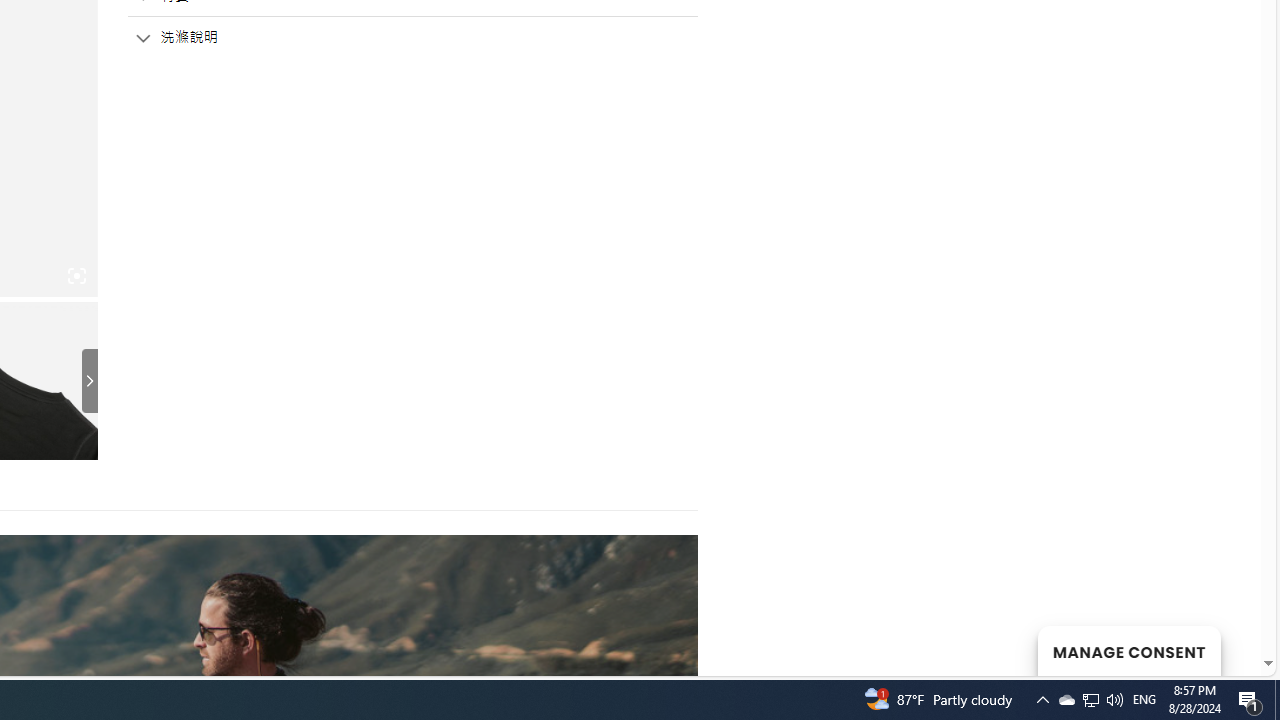 Image resolution: width=1280 pixels, height=720 pixels. Describe the element at coordinates (1128, 650) in the screenshot. I see `'MANAGE CONSENT'` at that location.